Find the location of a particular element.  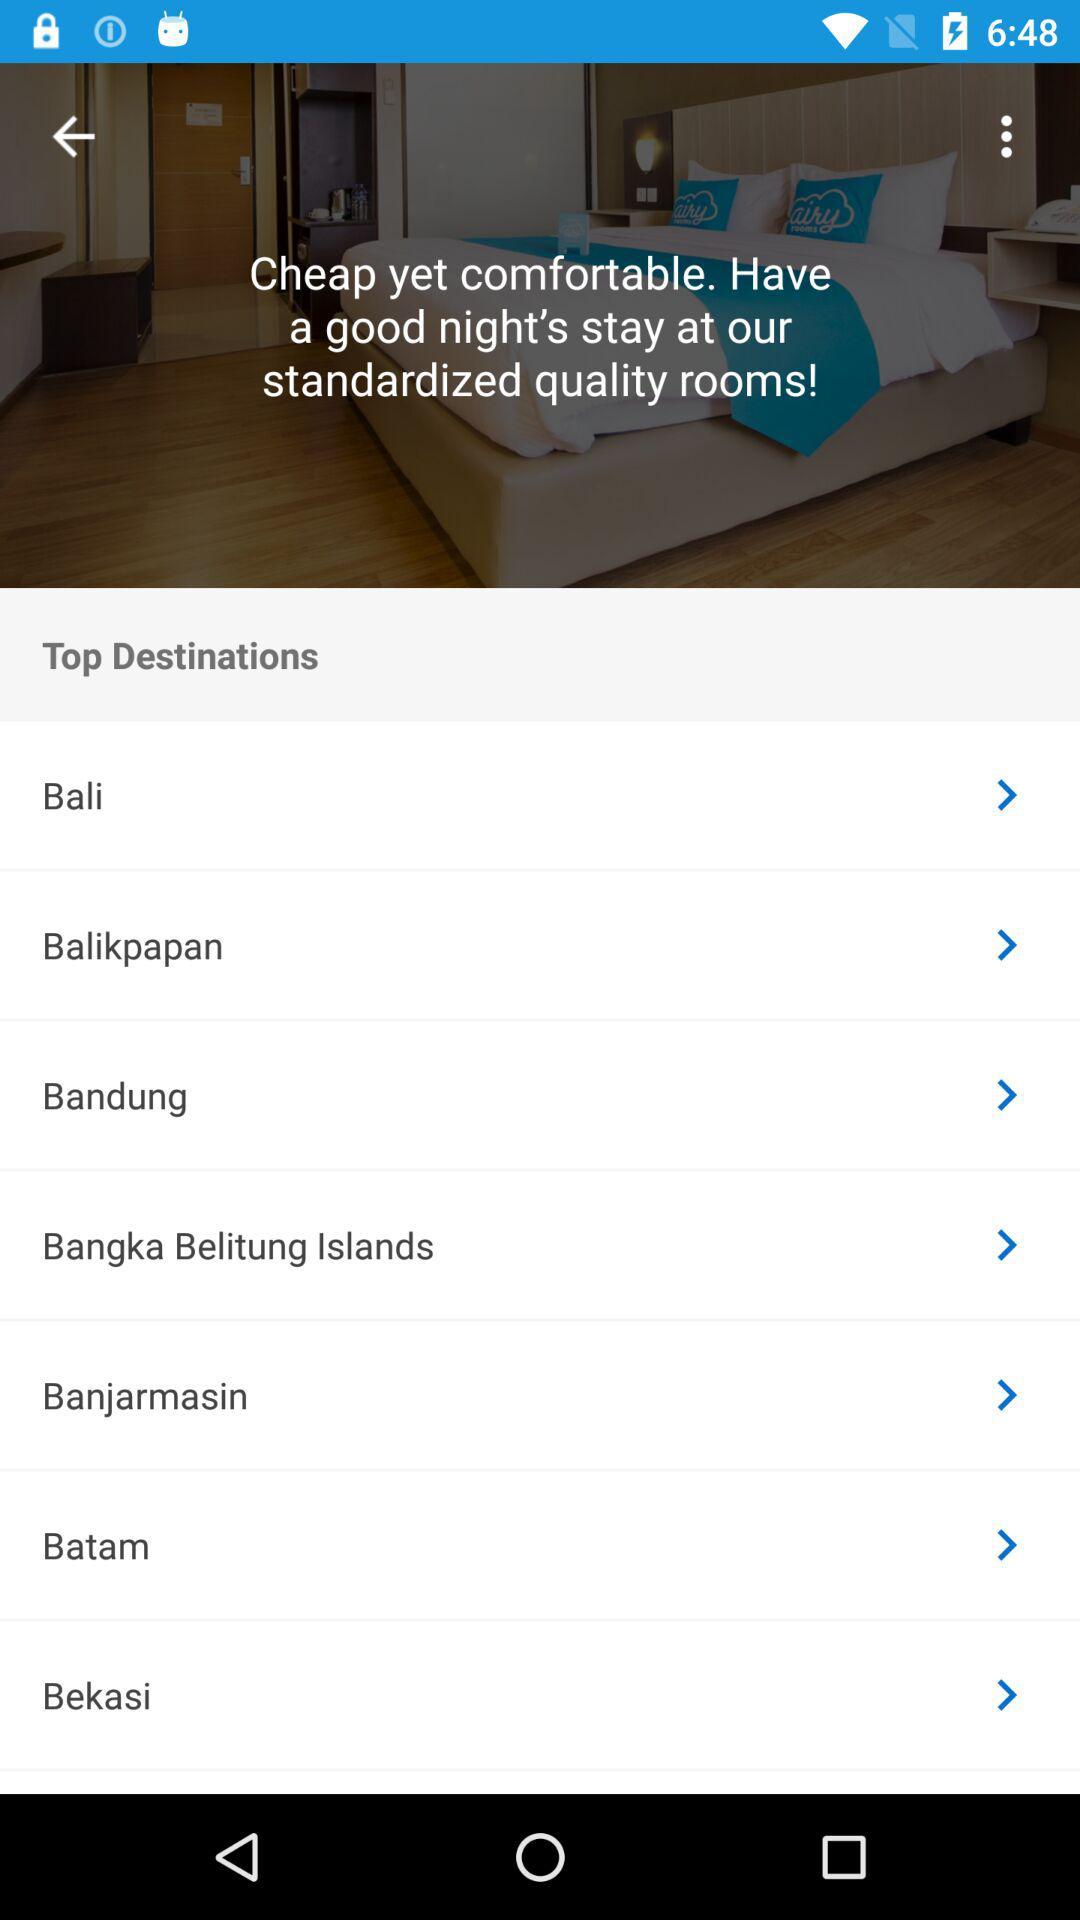

button back is located at coordinates (72, 135).